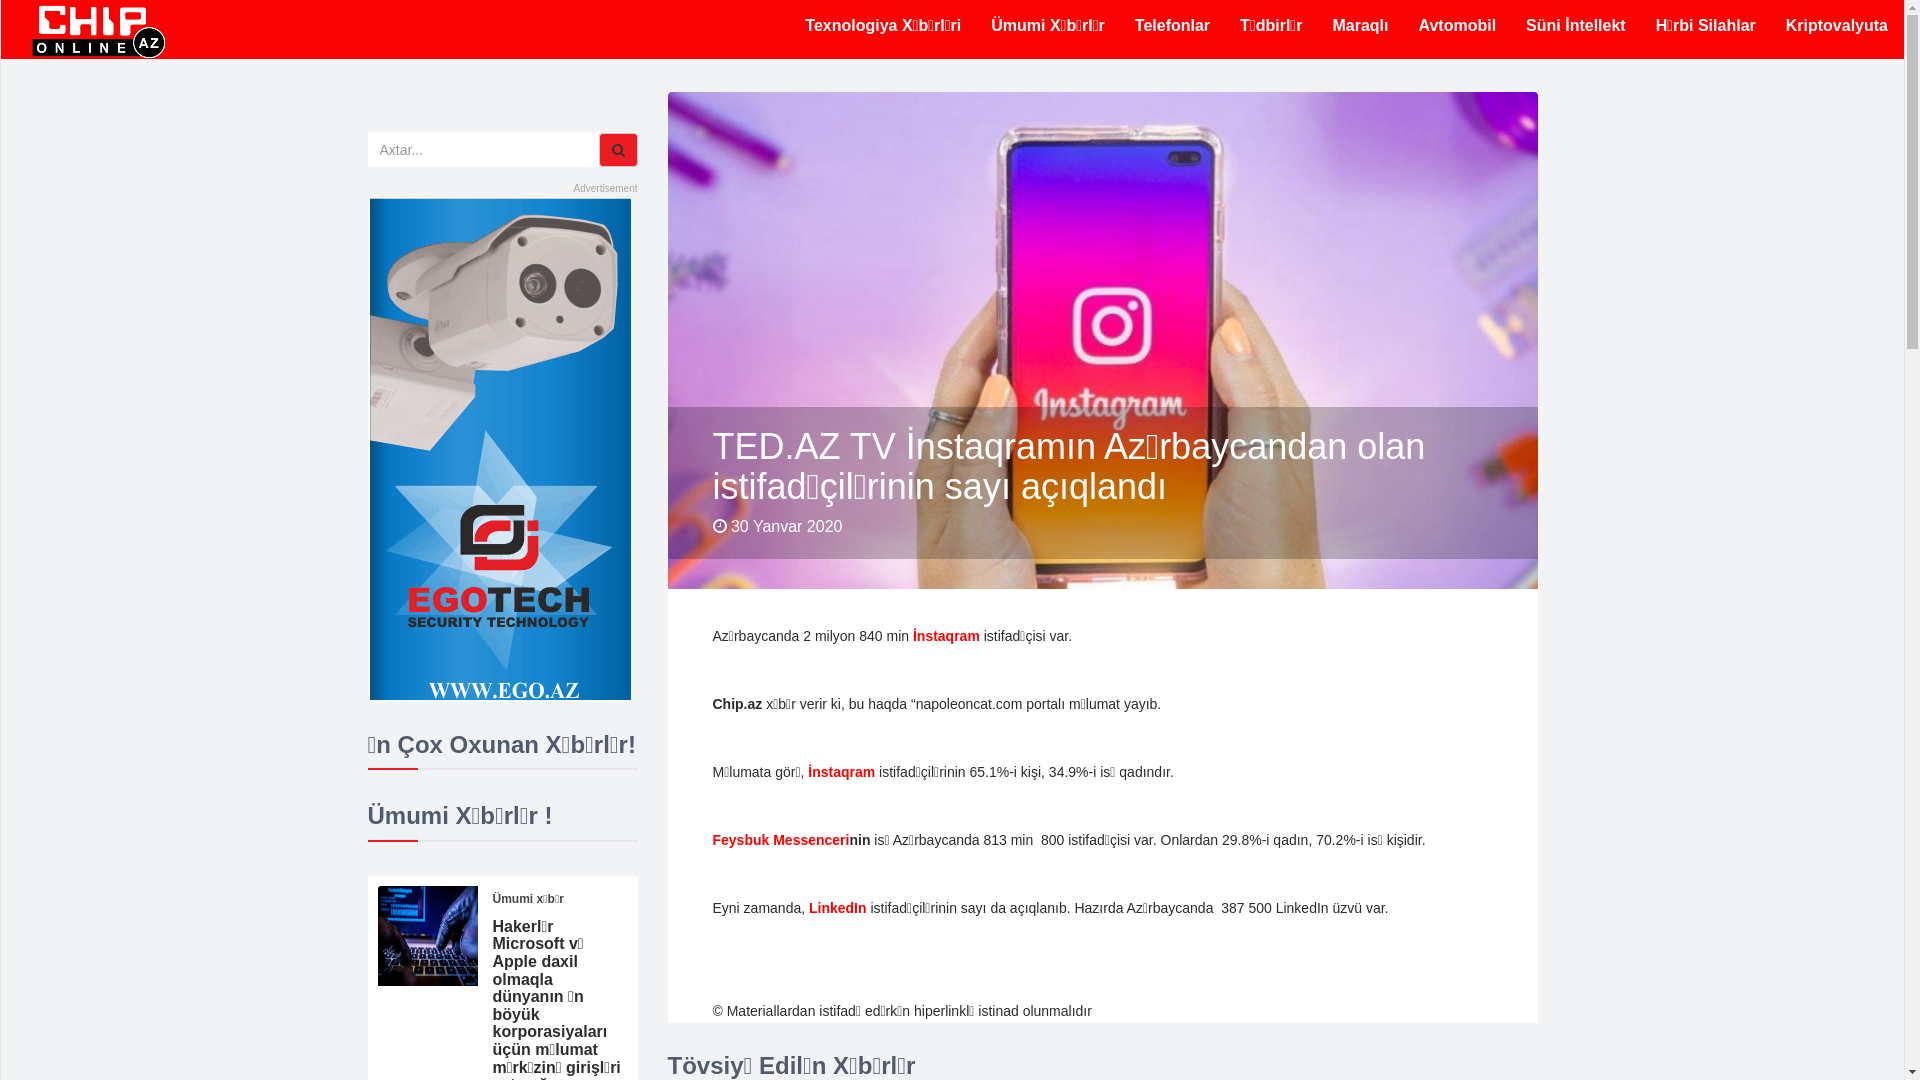 Image resolution: width=1920 pixels, height=1080 pixels. What do you see at coordinates (1457, 26) in the screenshot?
I see `'Avtomobil'` at bounding box center [1457, 26].